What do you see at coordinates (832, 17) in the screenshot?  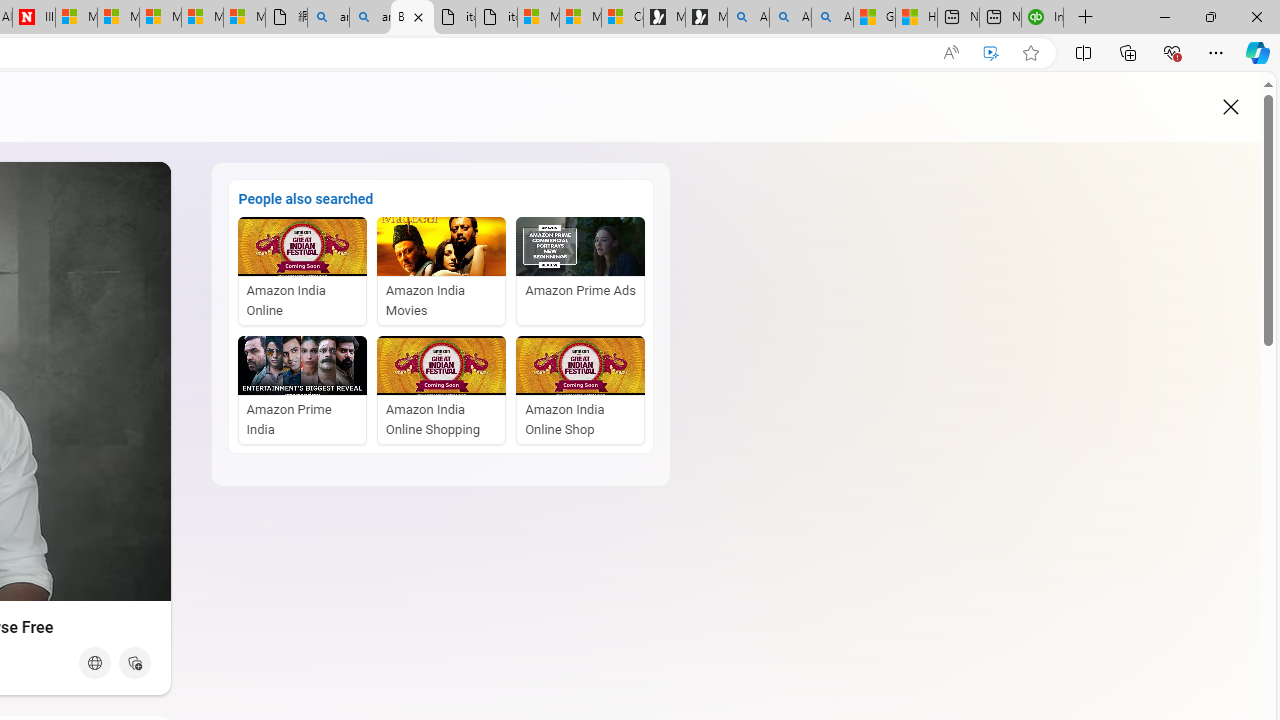 I see `'Alabama high school quarterback dies - Search Videos'` at bounding box center [832, 17].